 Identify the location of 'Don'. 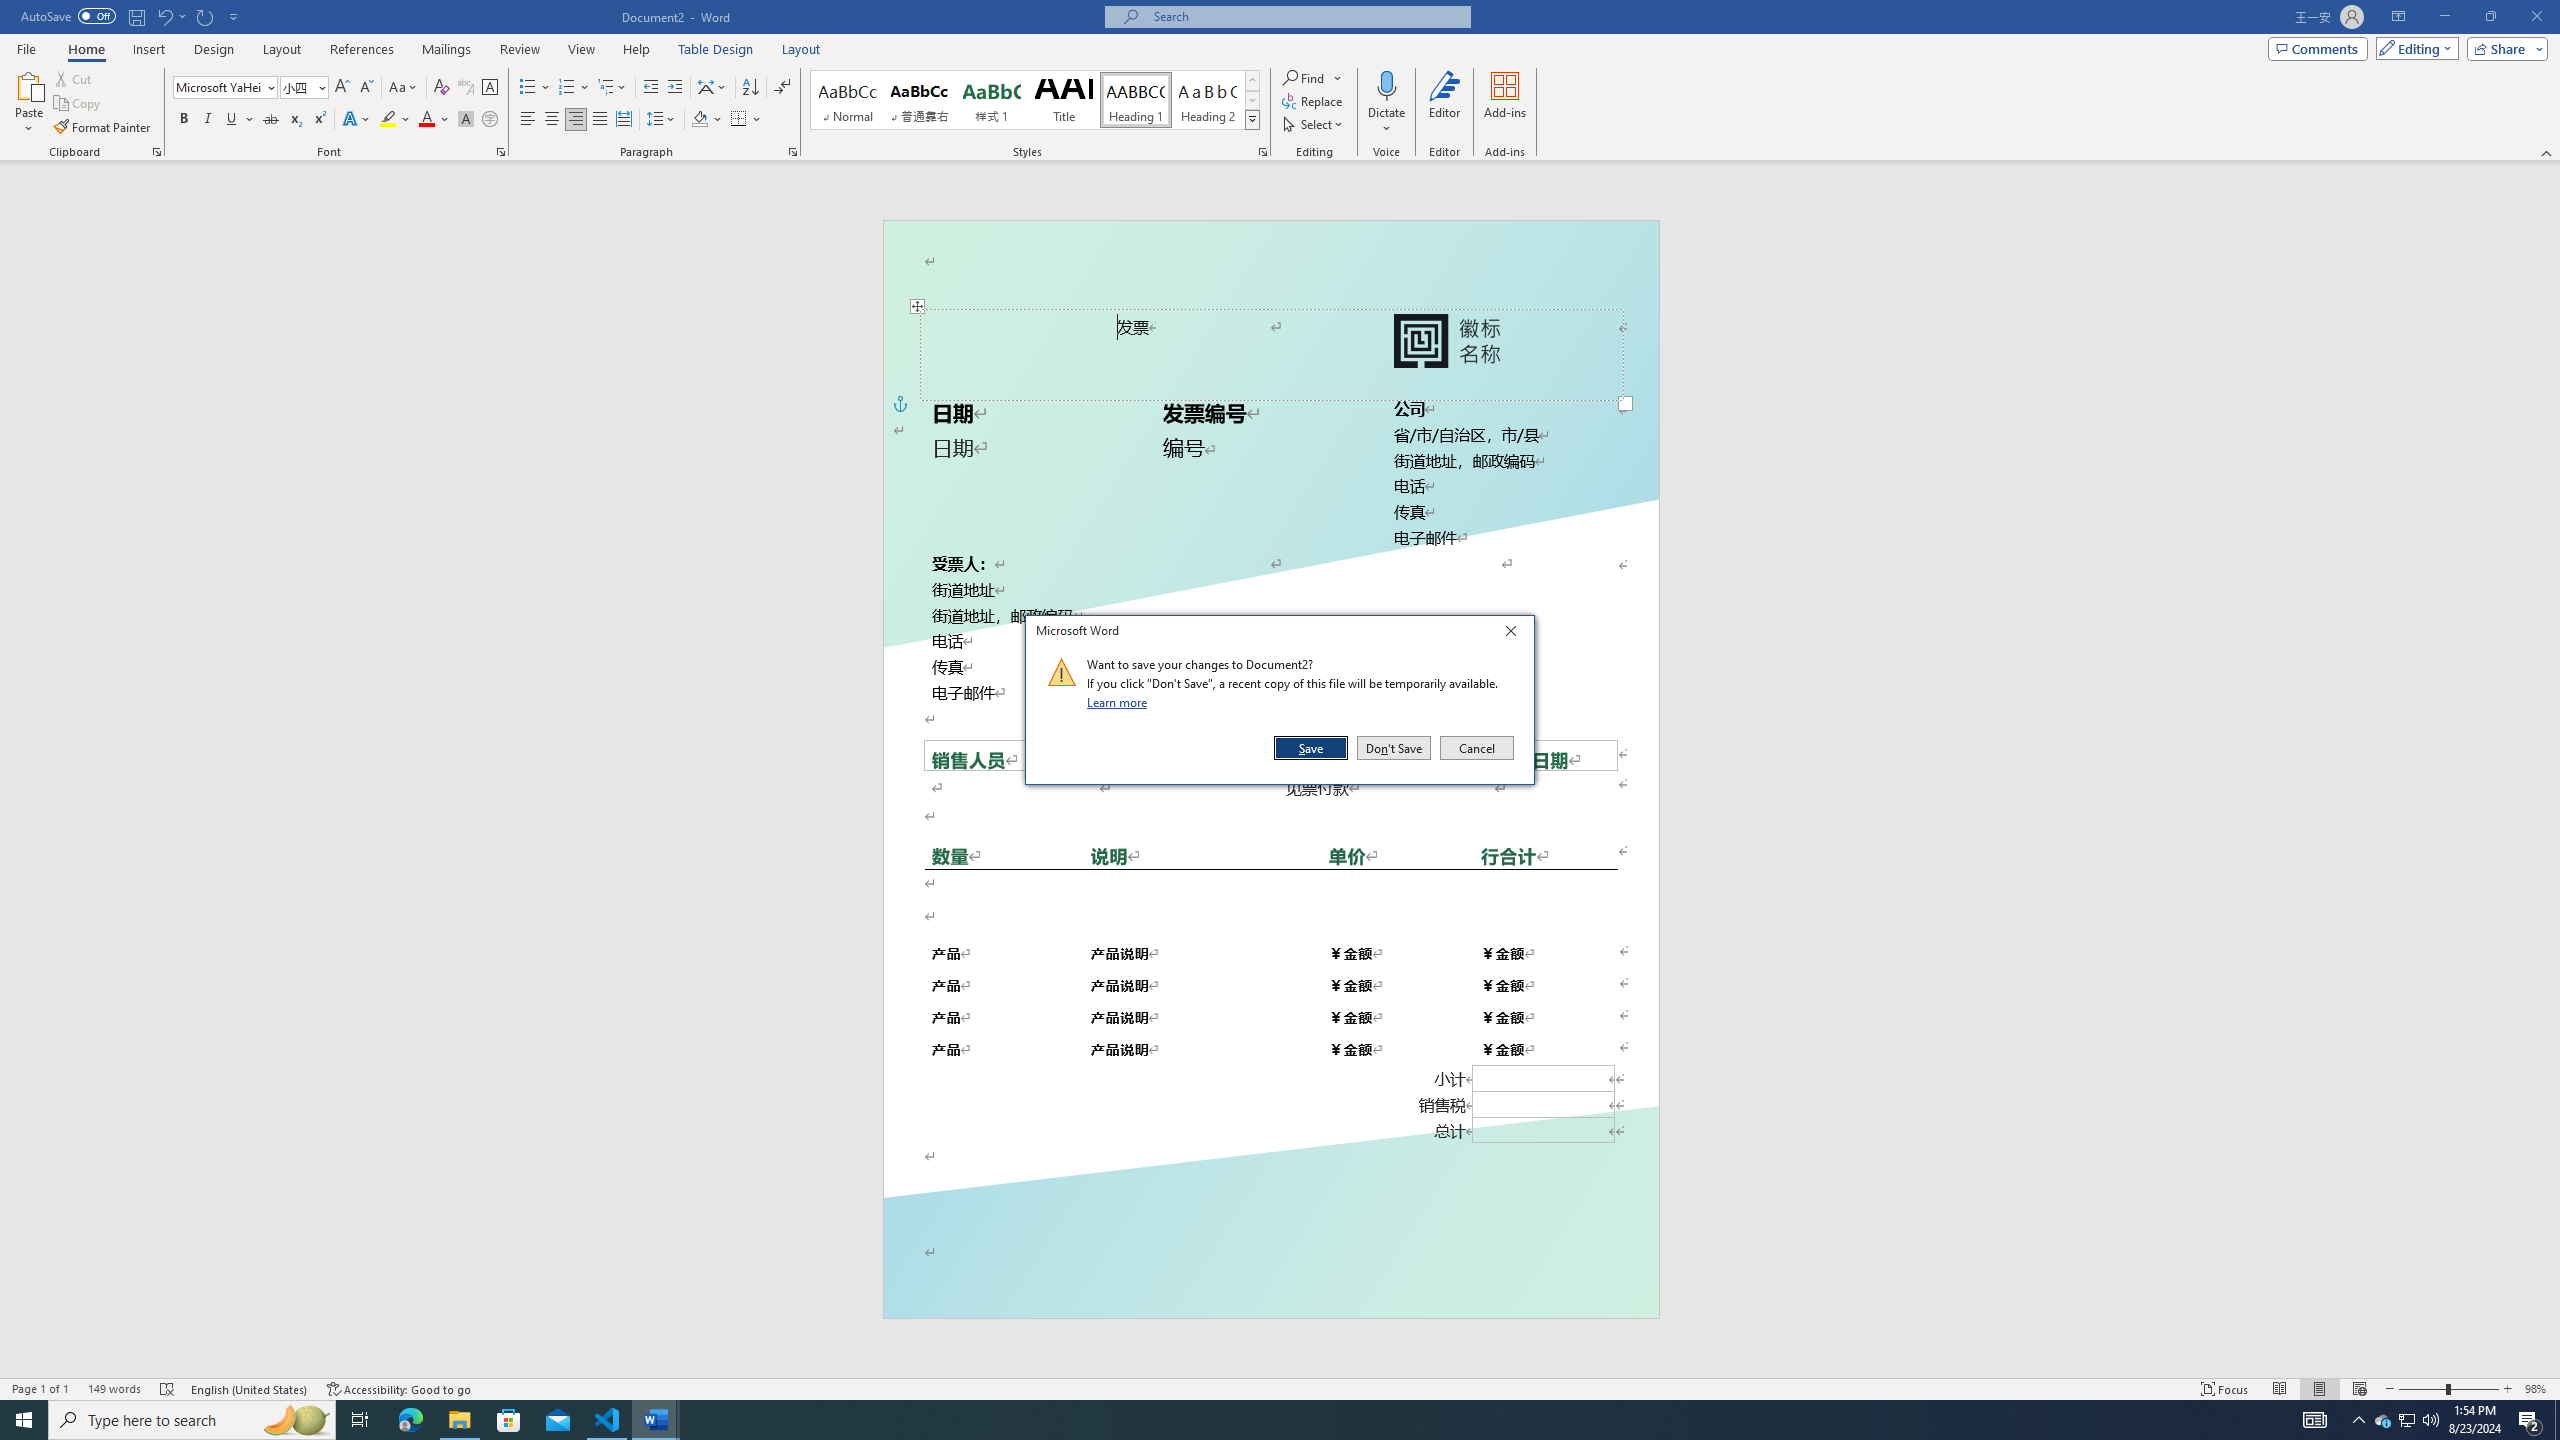
(1393, 747).